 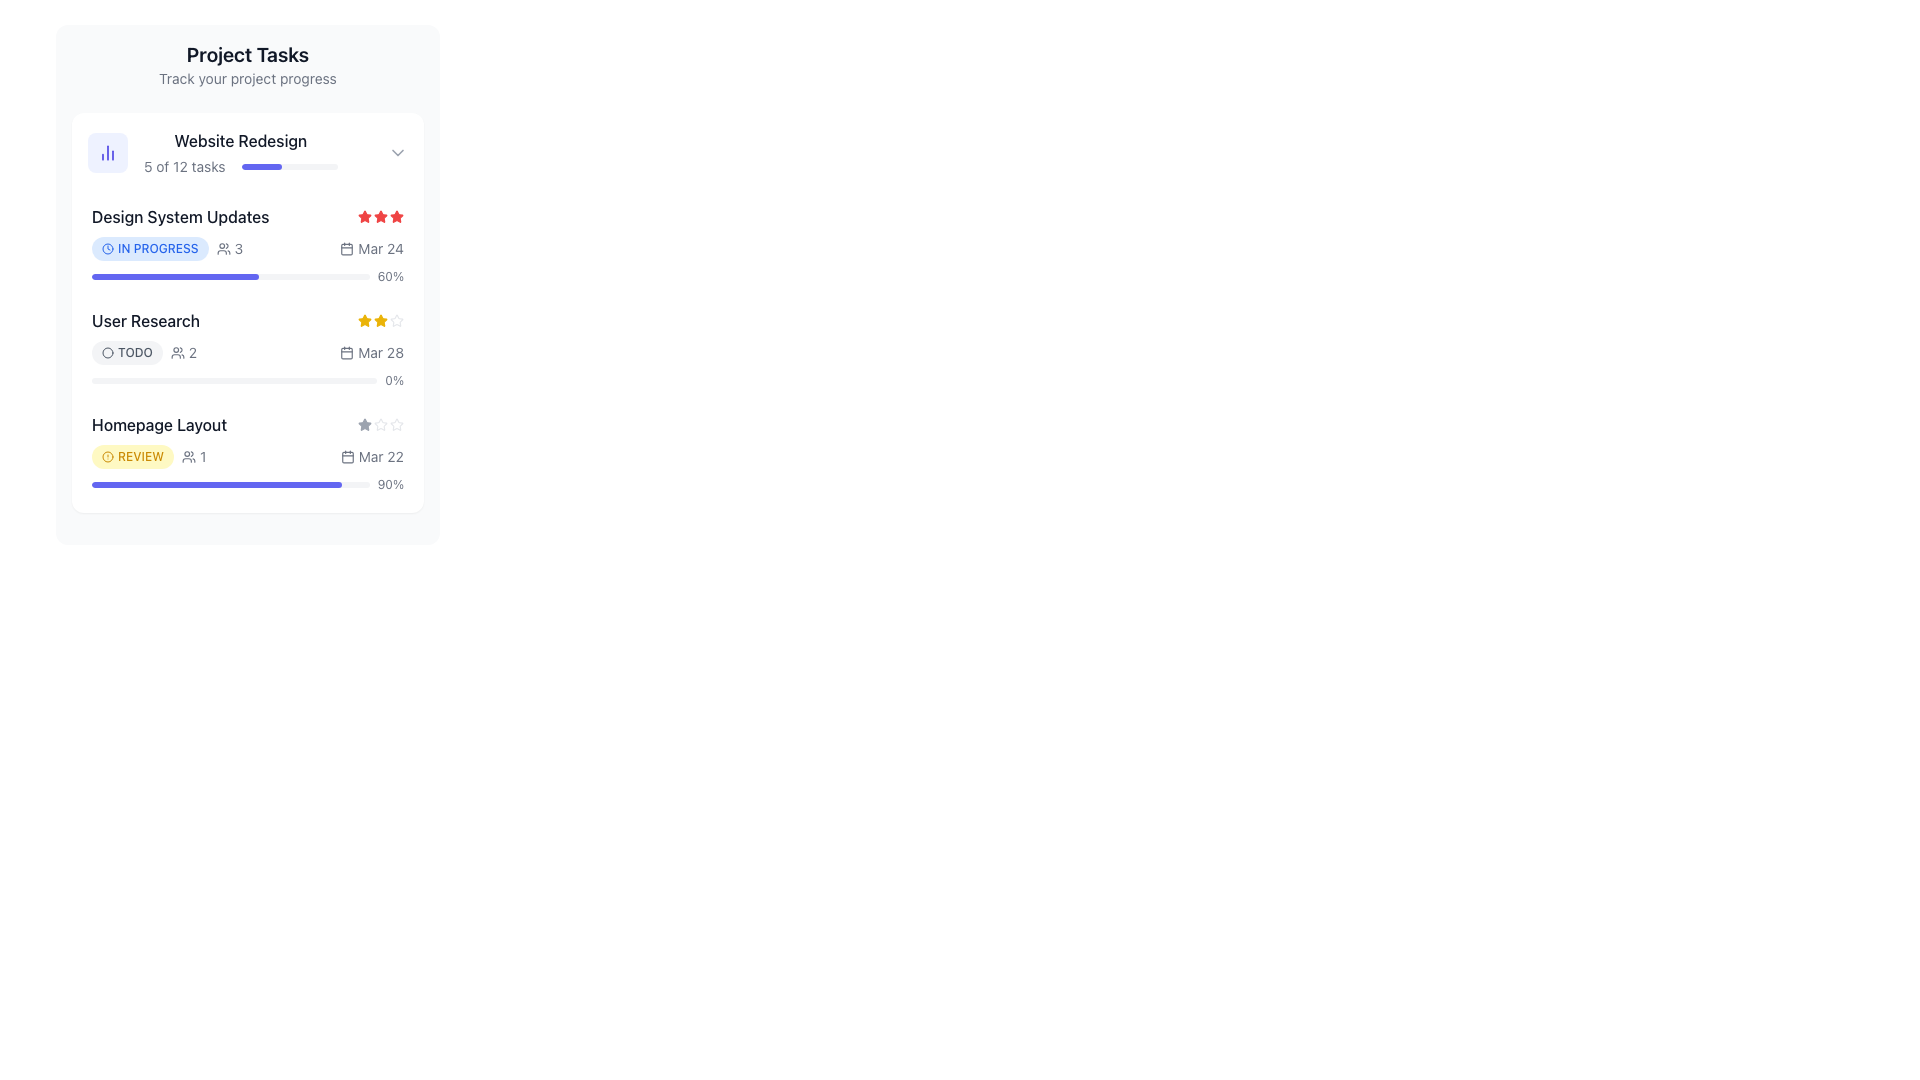 I want to click on the third gray star icon, so click(x=364, y=423).